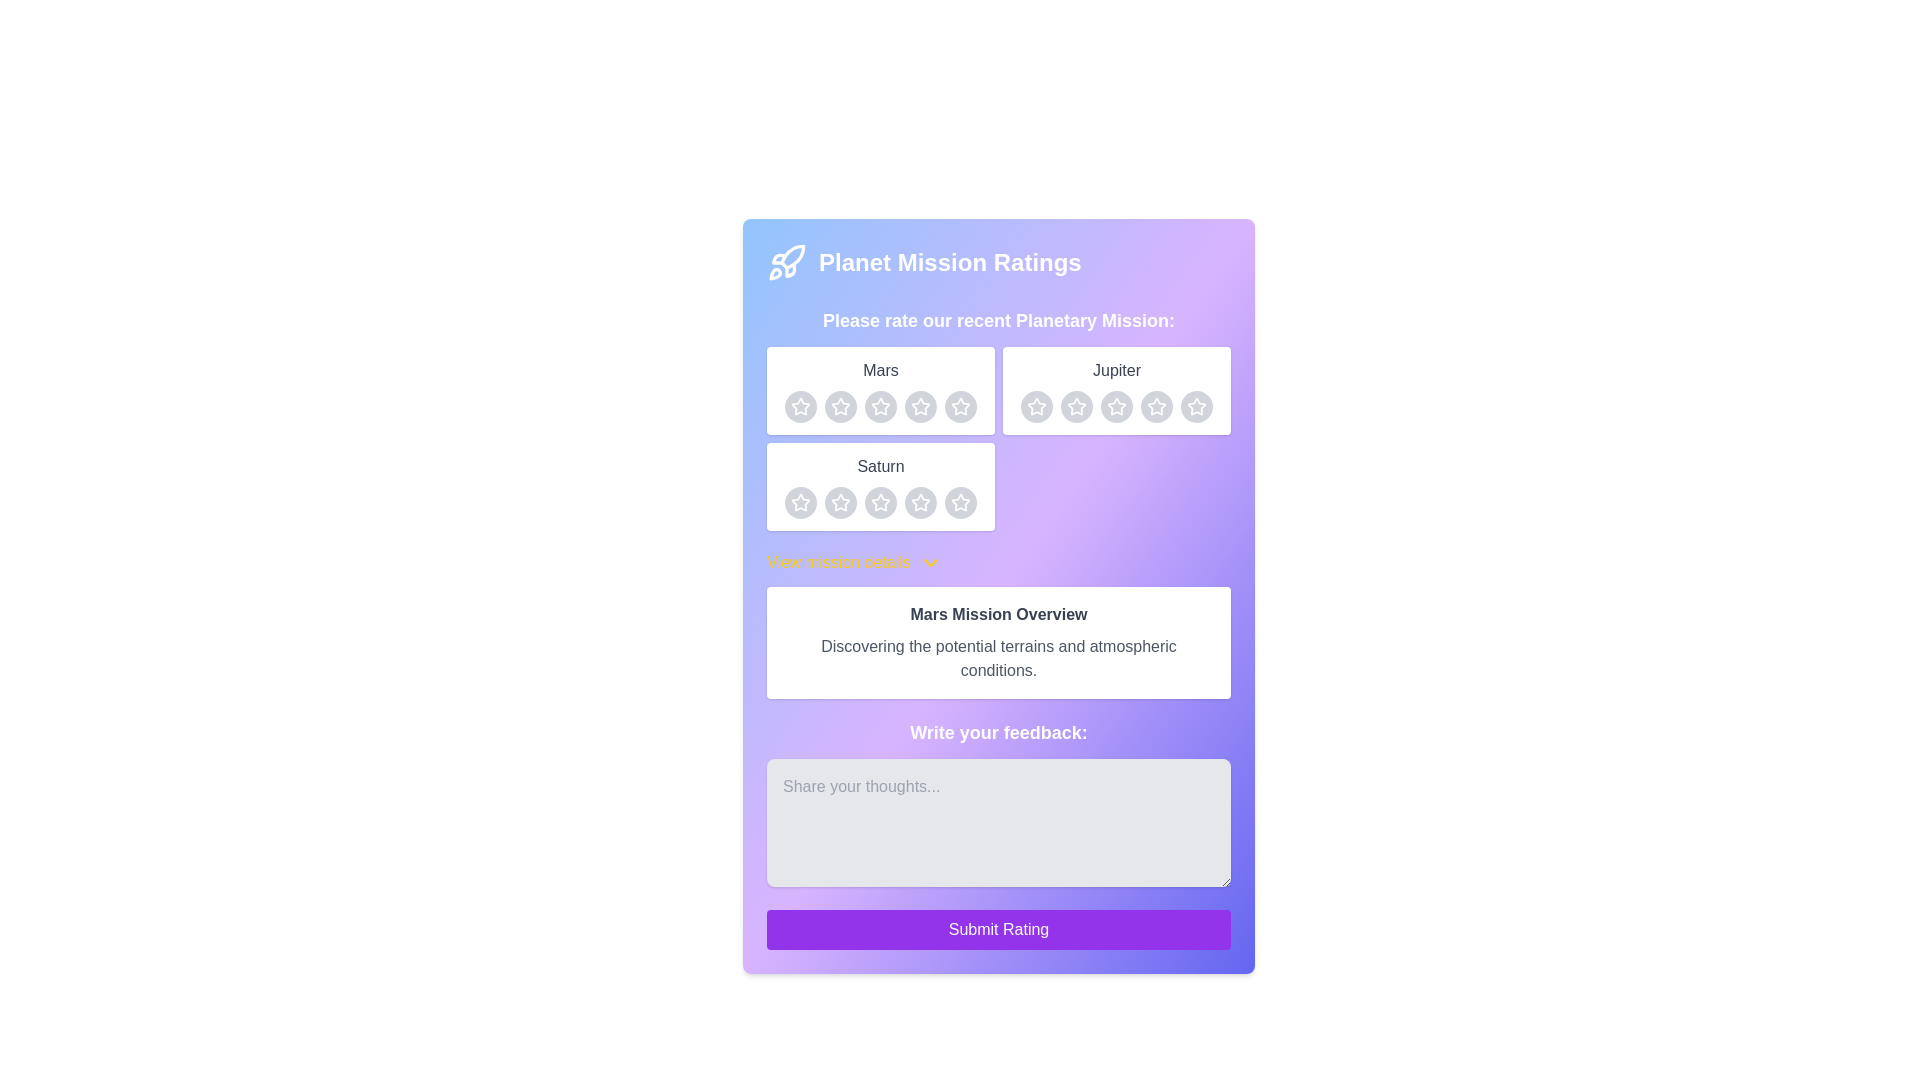  What do you see at coordinates (1075, 406) in the screenshot?
I see `the third star button under the 'Jupiter' section to assign a rating` at bounding box center [1075, 406].